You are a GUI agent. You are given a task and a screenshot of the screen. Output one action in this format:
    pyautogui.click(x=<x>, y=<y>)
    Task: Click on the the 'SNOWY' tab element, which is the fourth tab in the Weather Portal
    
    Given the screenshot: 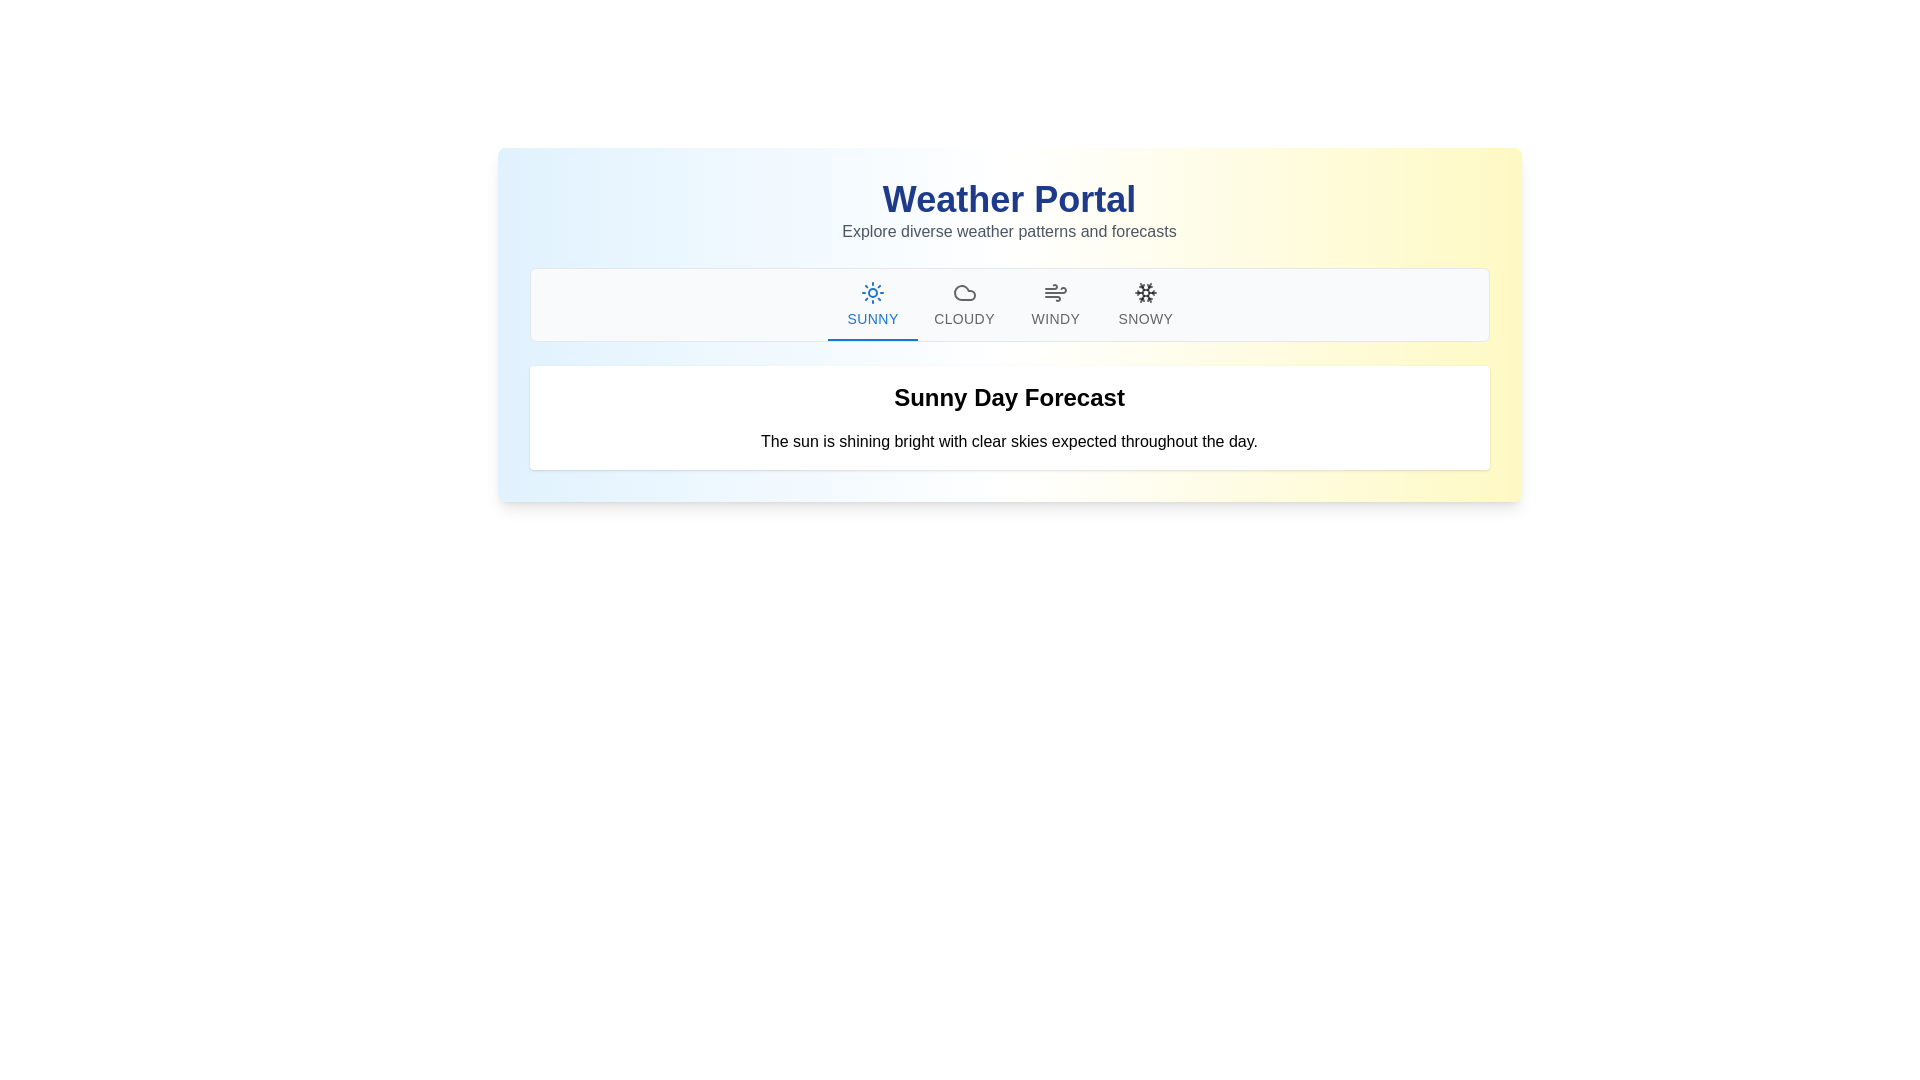 What is the action you would take?
    pyautogui.click(x=1145, y=304)
    